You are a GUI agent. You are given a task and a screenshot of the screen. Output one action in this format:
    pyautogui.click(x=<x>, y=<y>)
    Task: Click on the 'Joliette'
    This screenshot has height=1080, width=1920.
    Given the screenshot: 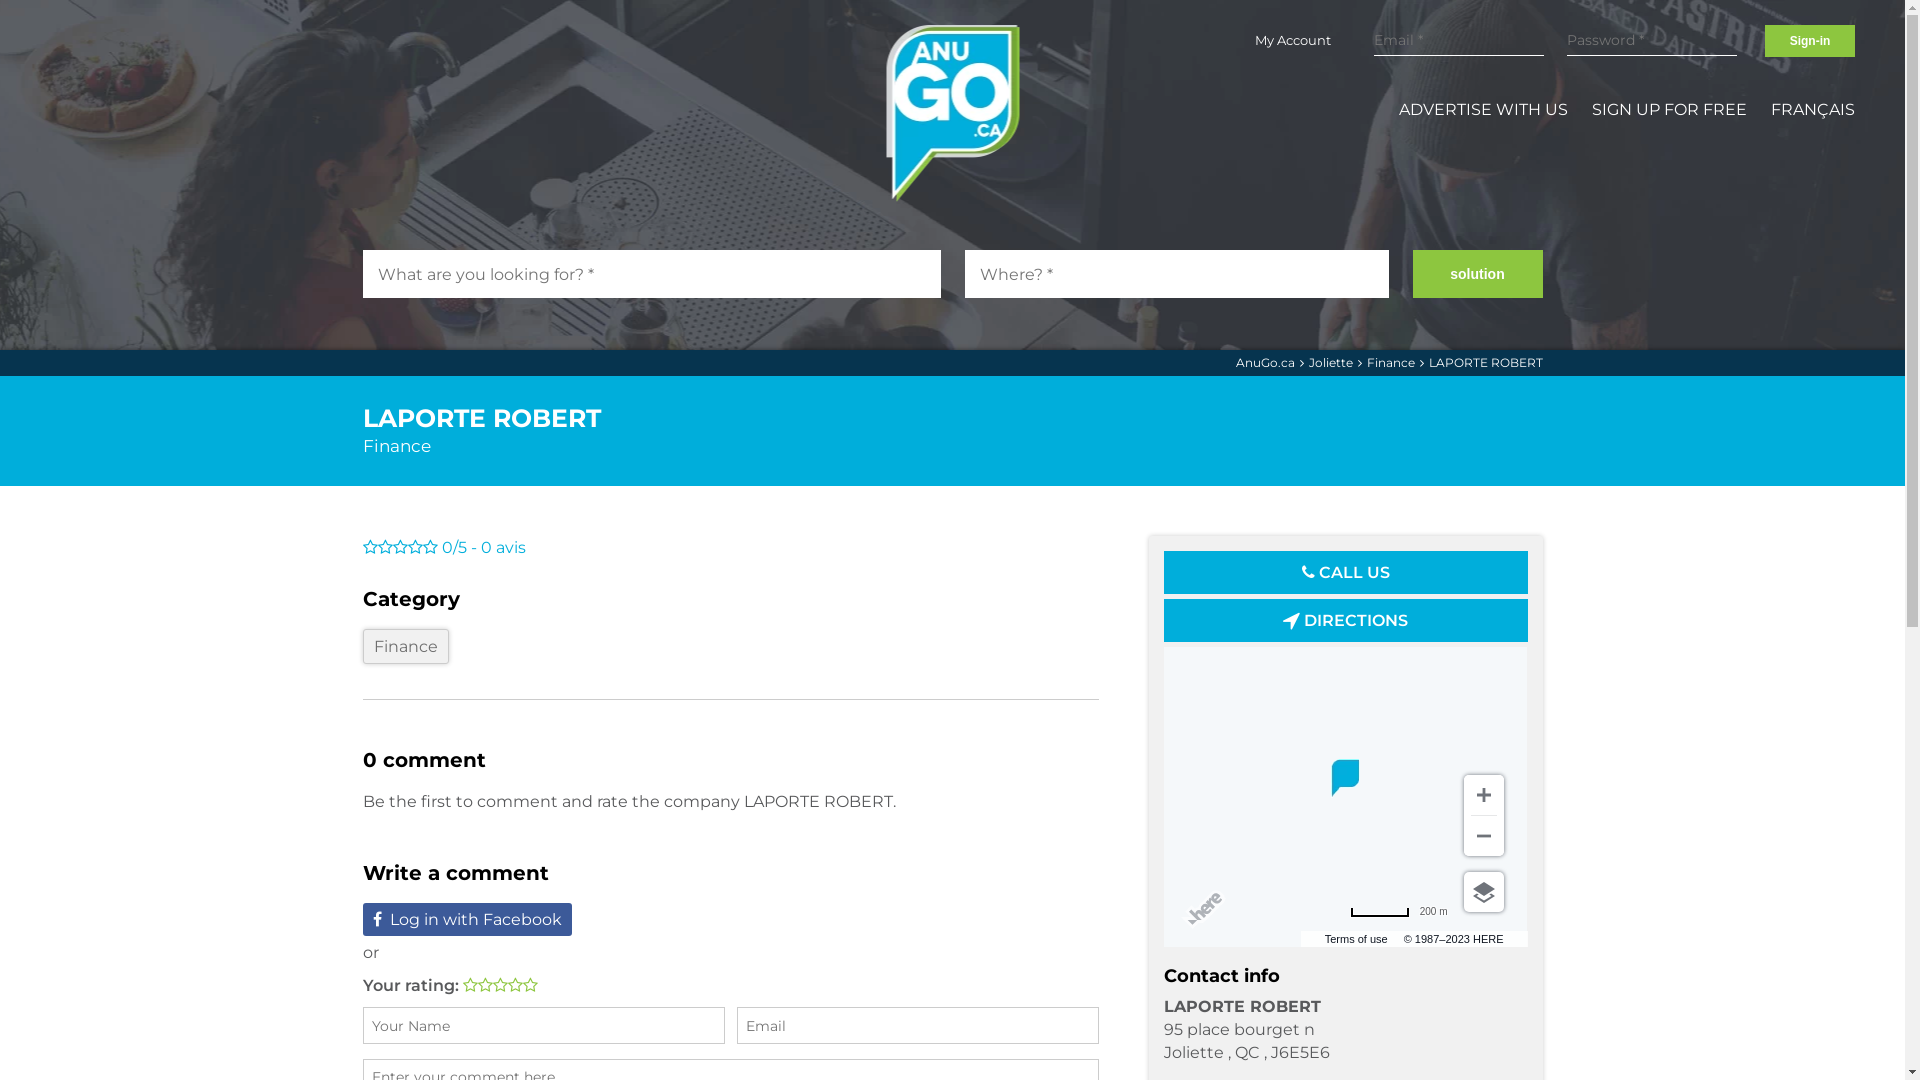 What is the action you would take?
    pyautogui.click(x=1329, y=362)
    